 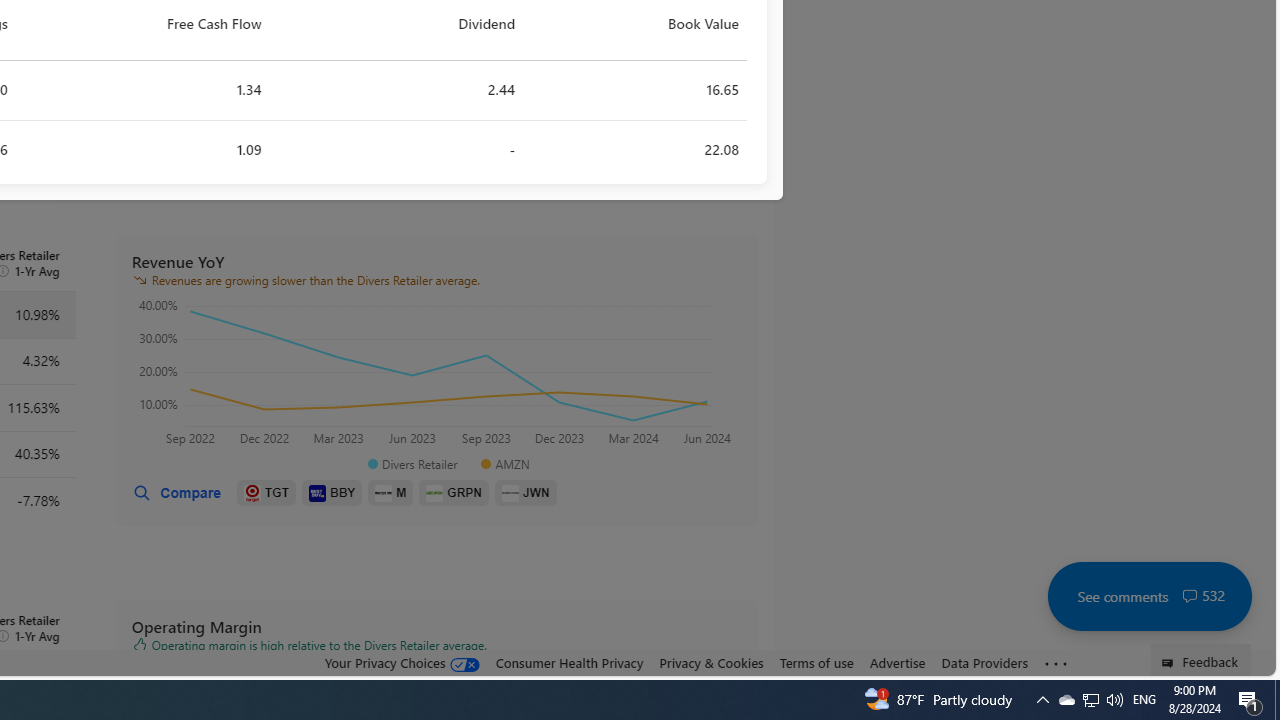 I want to click on 'Class: feedback_link_icon-DS-EntryPoint1-1', so click(x=1171, y=663).